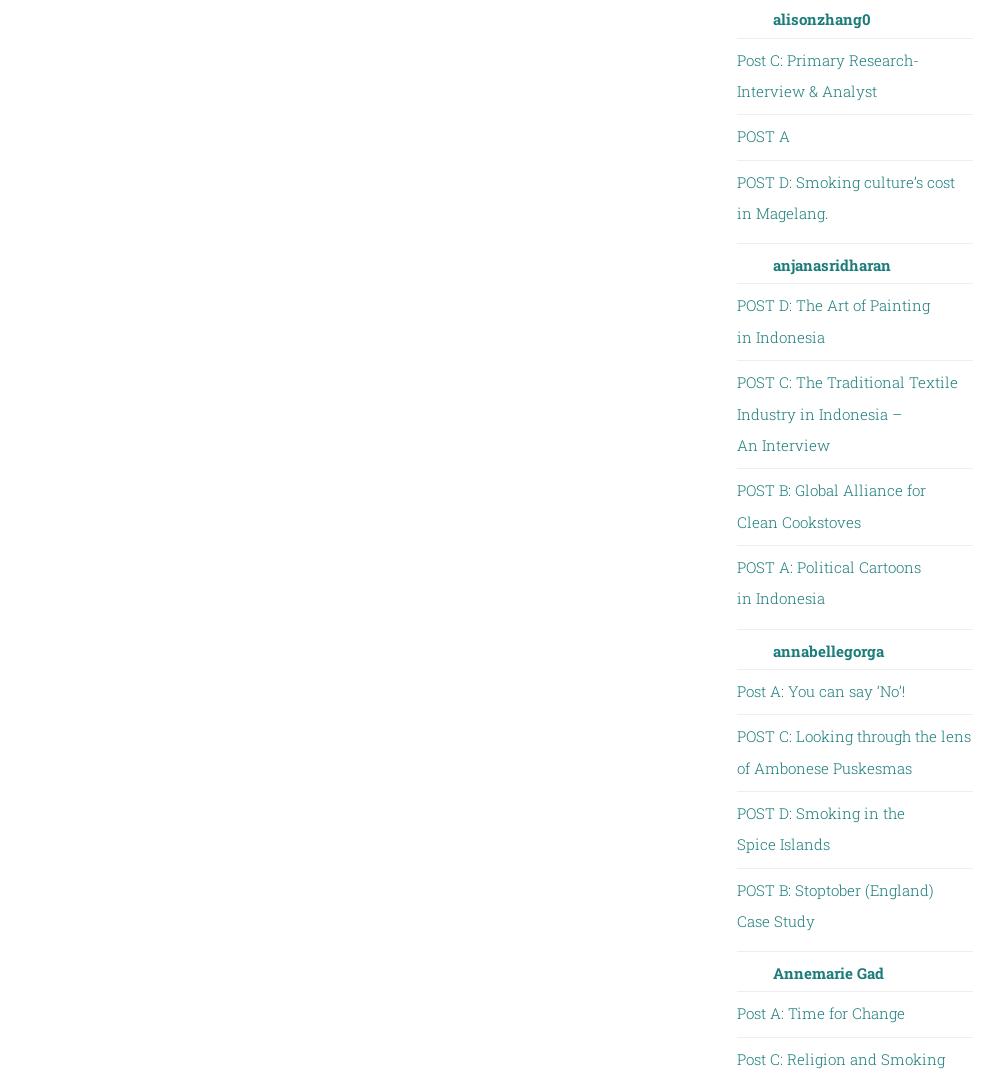 The height and width of the screenshot is (1078, 1000). What do you see at coordinates (762, 136) in the screenshot?
I see `'POST A'` at bounding box center [762, 136].